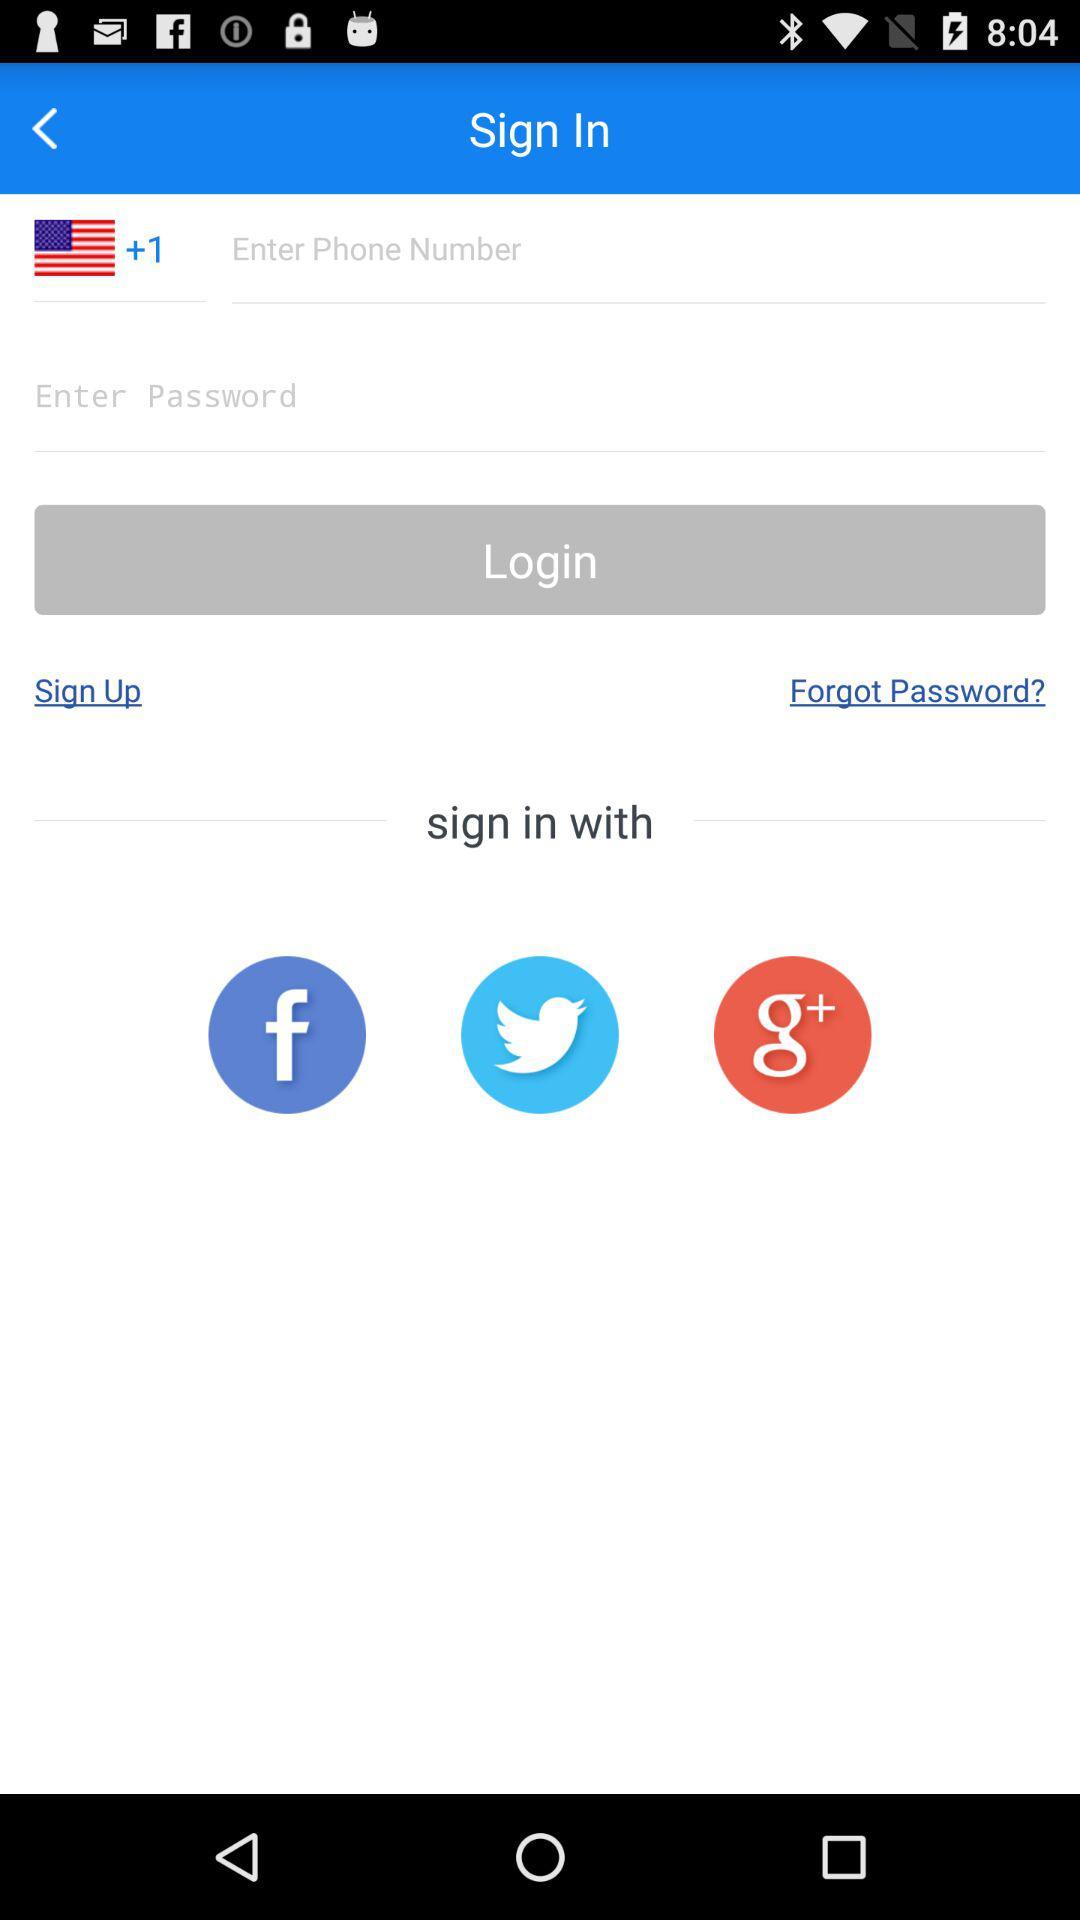  What do you see at coordinates (540, 1035) in the screenshot?
I see `sign in with twitter` at bounding box center [540, 1035].